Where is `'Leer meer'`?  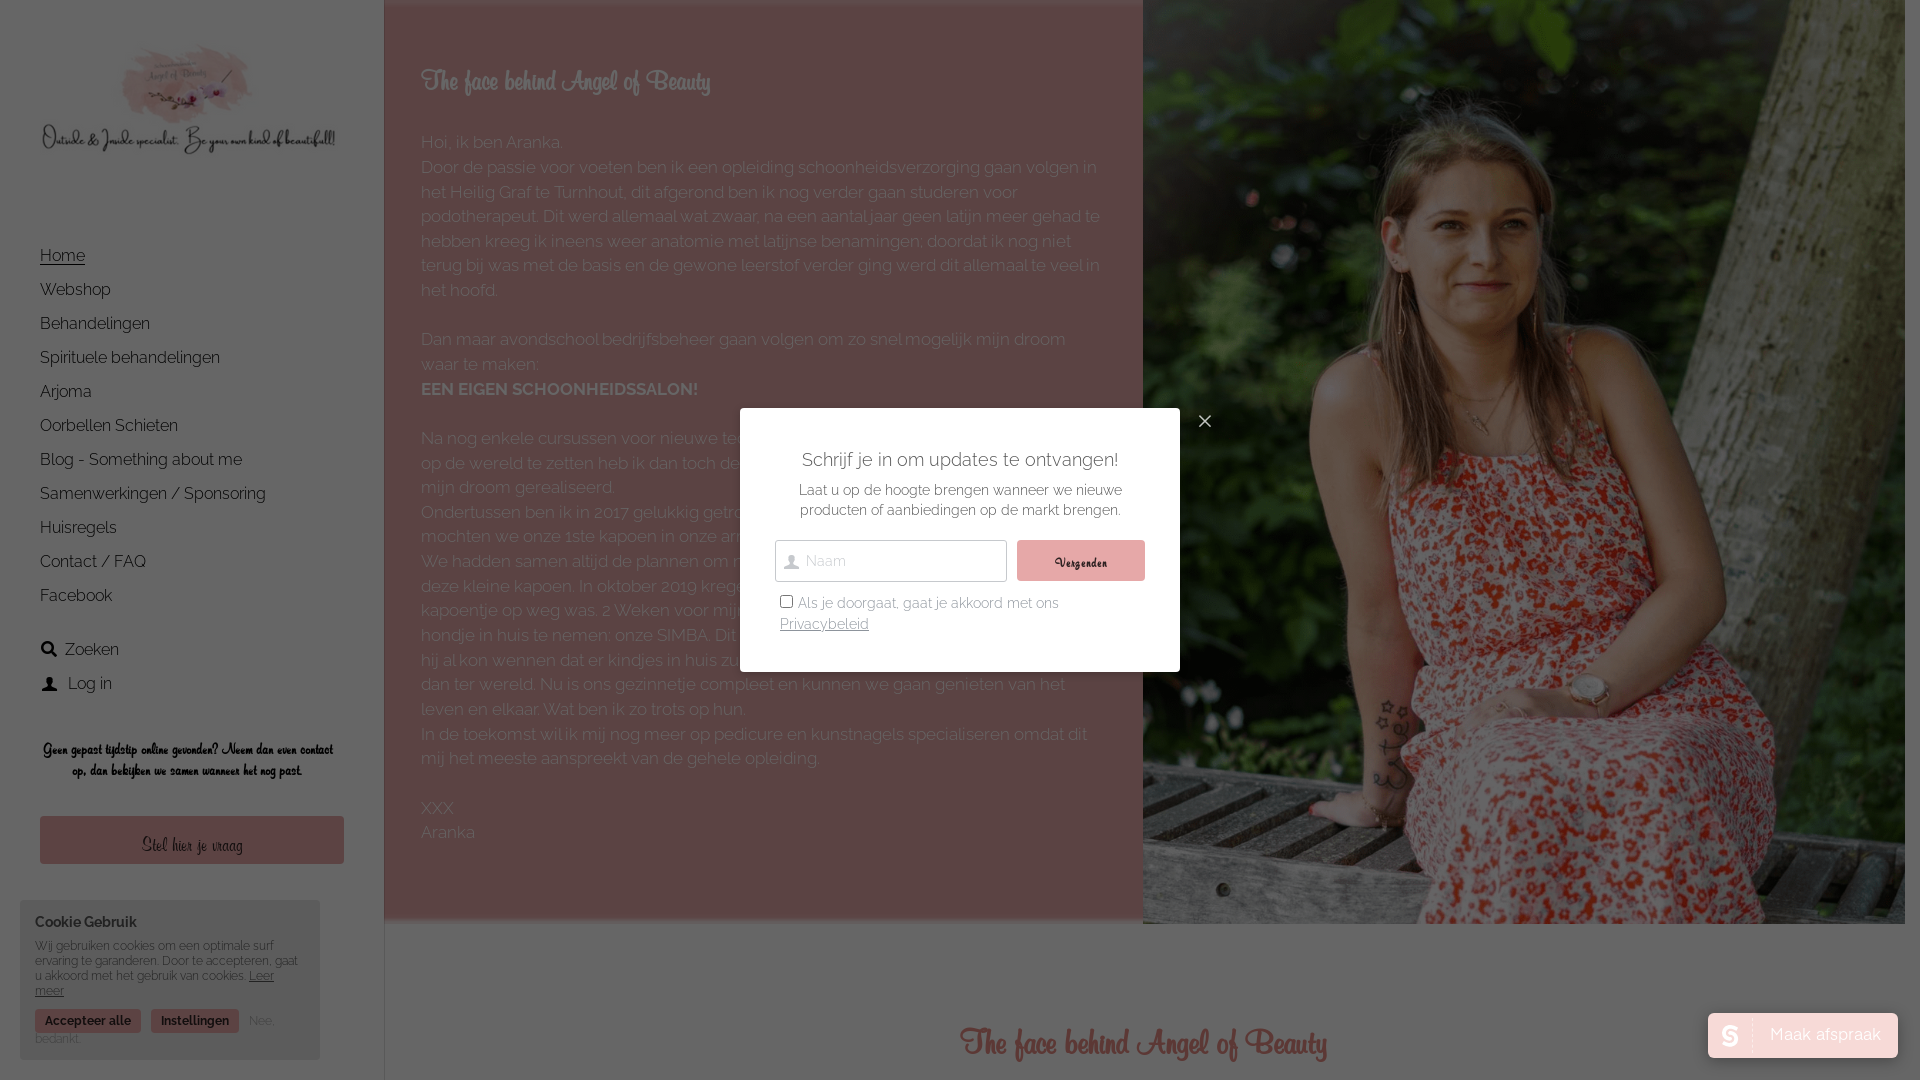 'Leer meer' is located at coordinates (153, 982).